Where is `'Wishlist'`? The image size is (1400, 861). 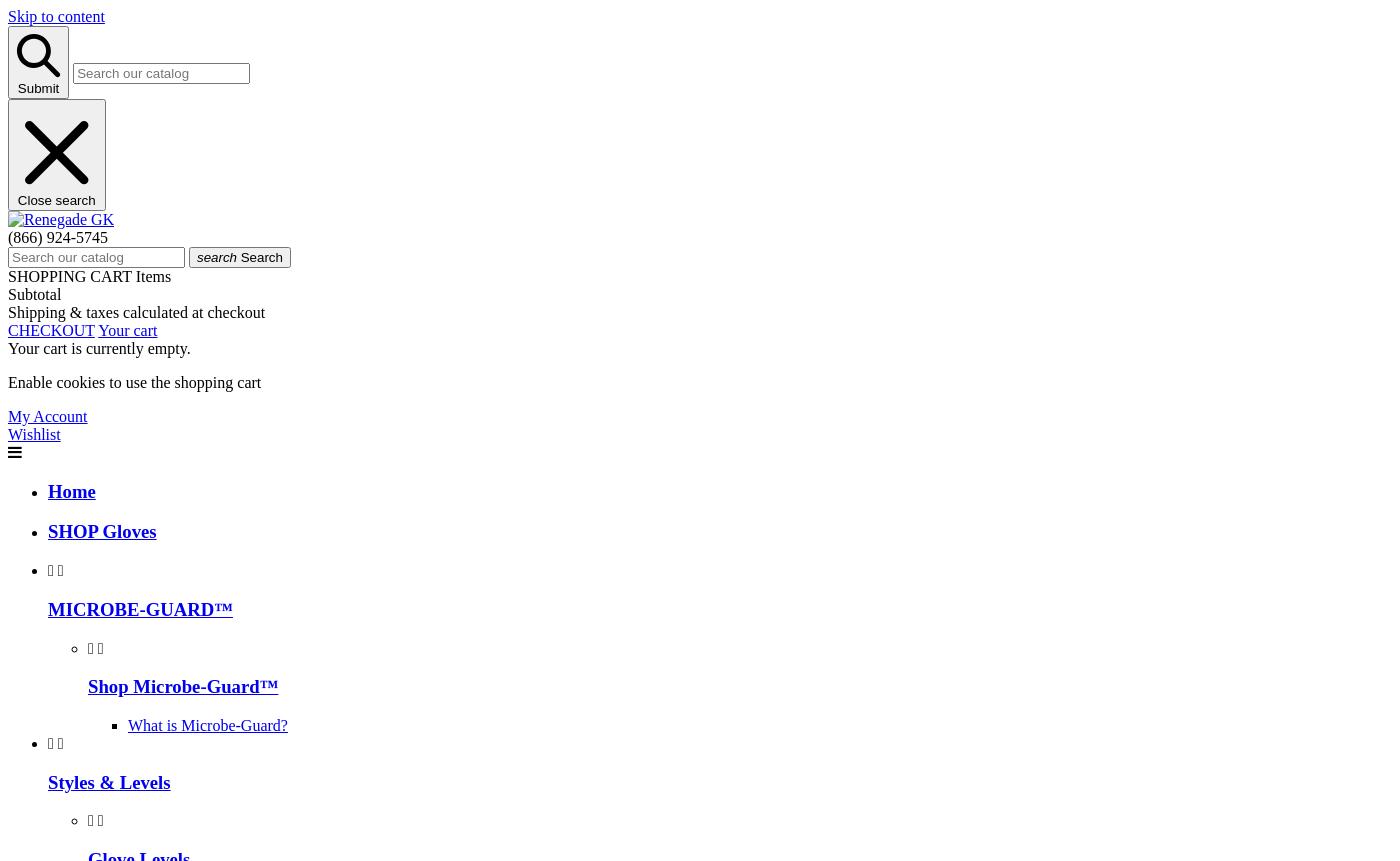 'Wishlist' is located at coordinates (34, 432).